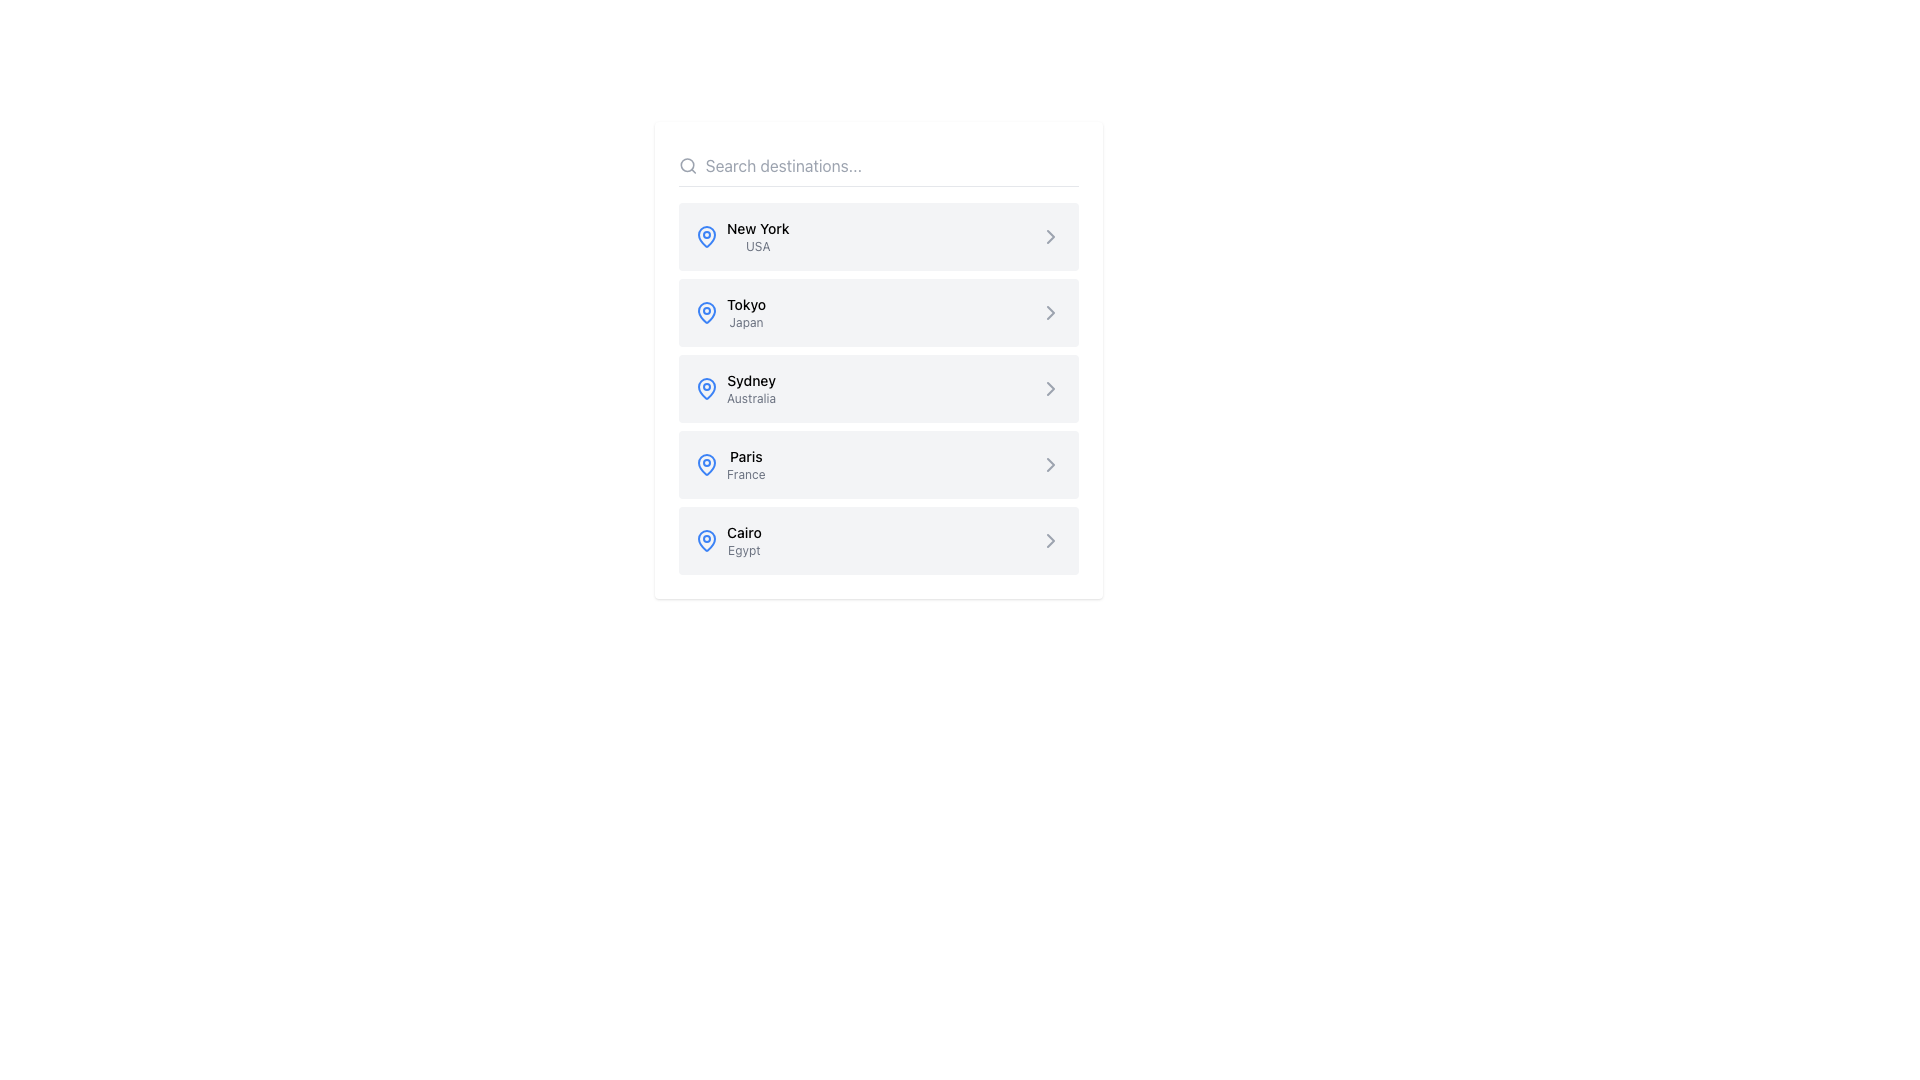 This screenshot has width=1920, height=1080. Describe the element at coordinates (878, 465) in the screenshot. I see `the light gray rectangular list item labeled 'Paris'` at that location.